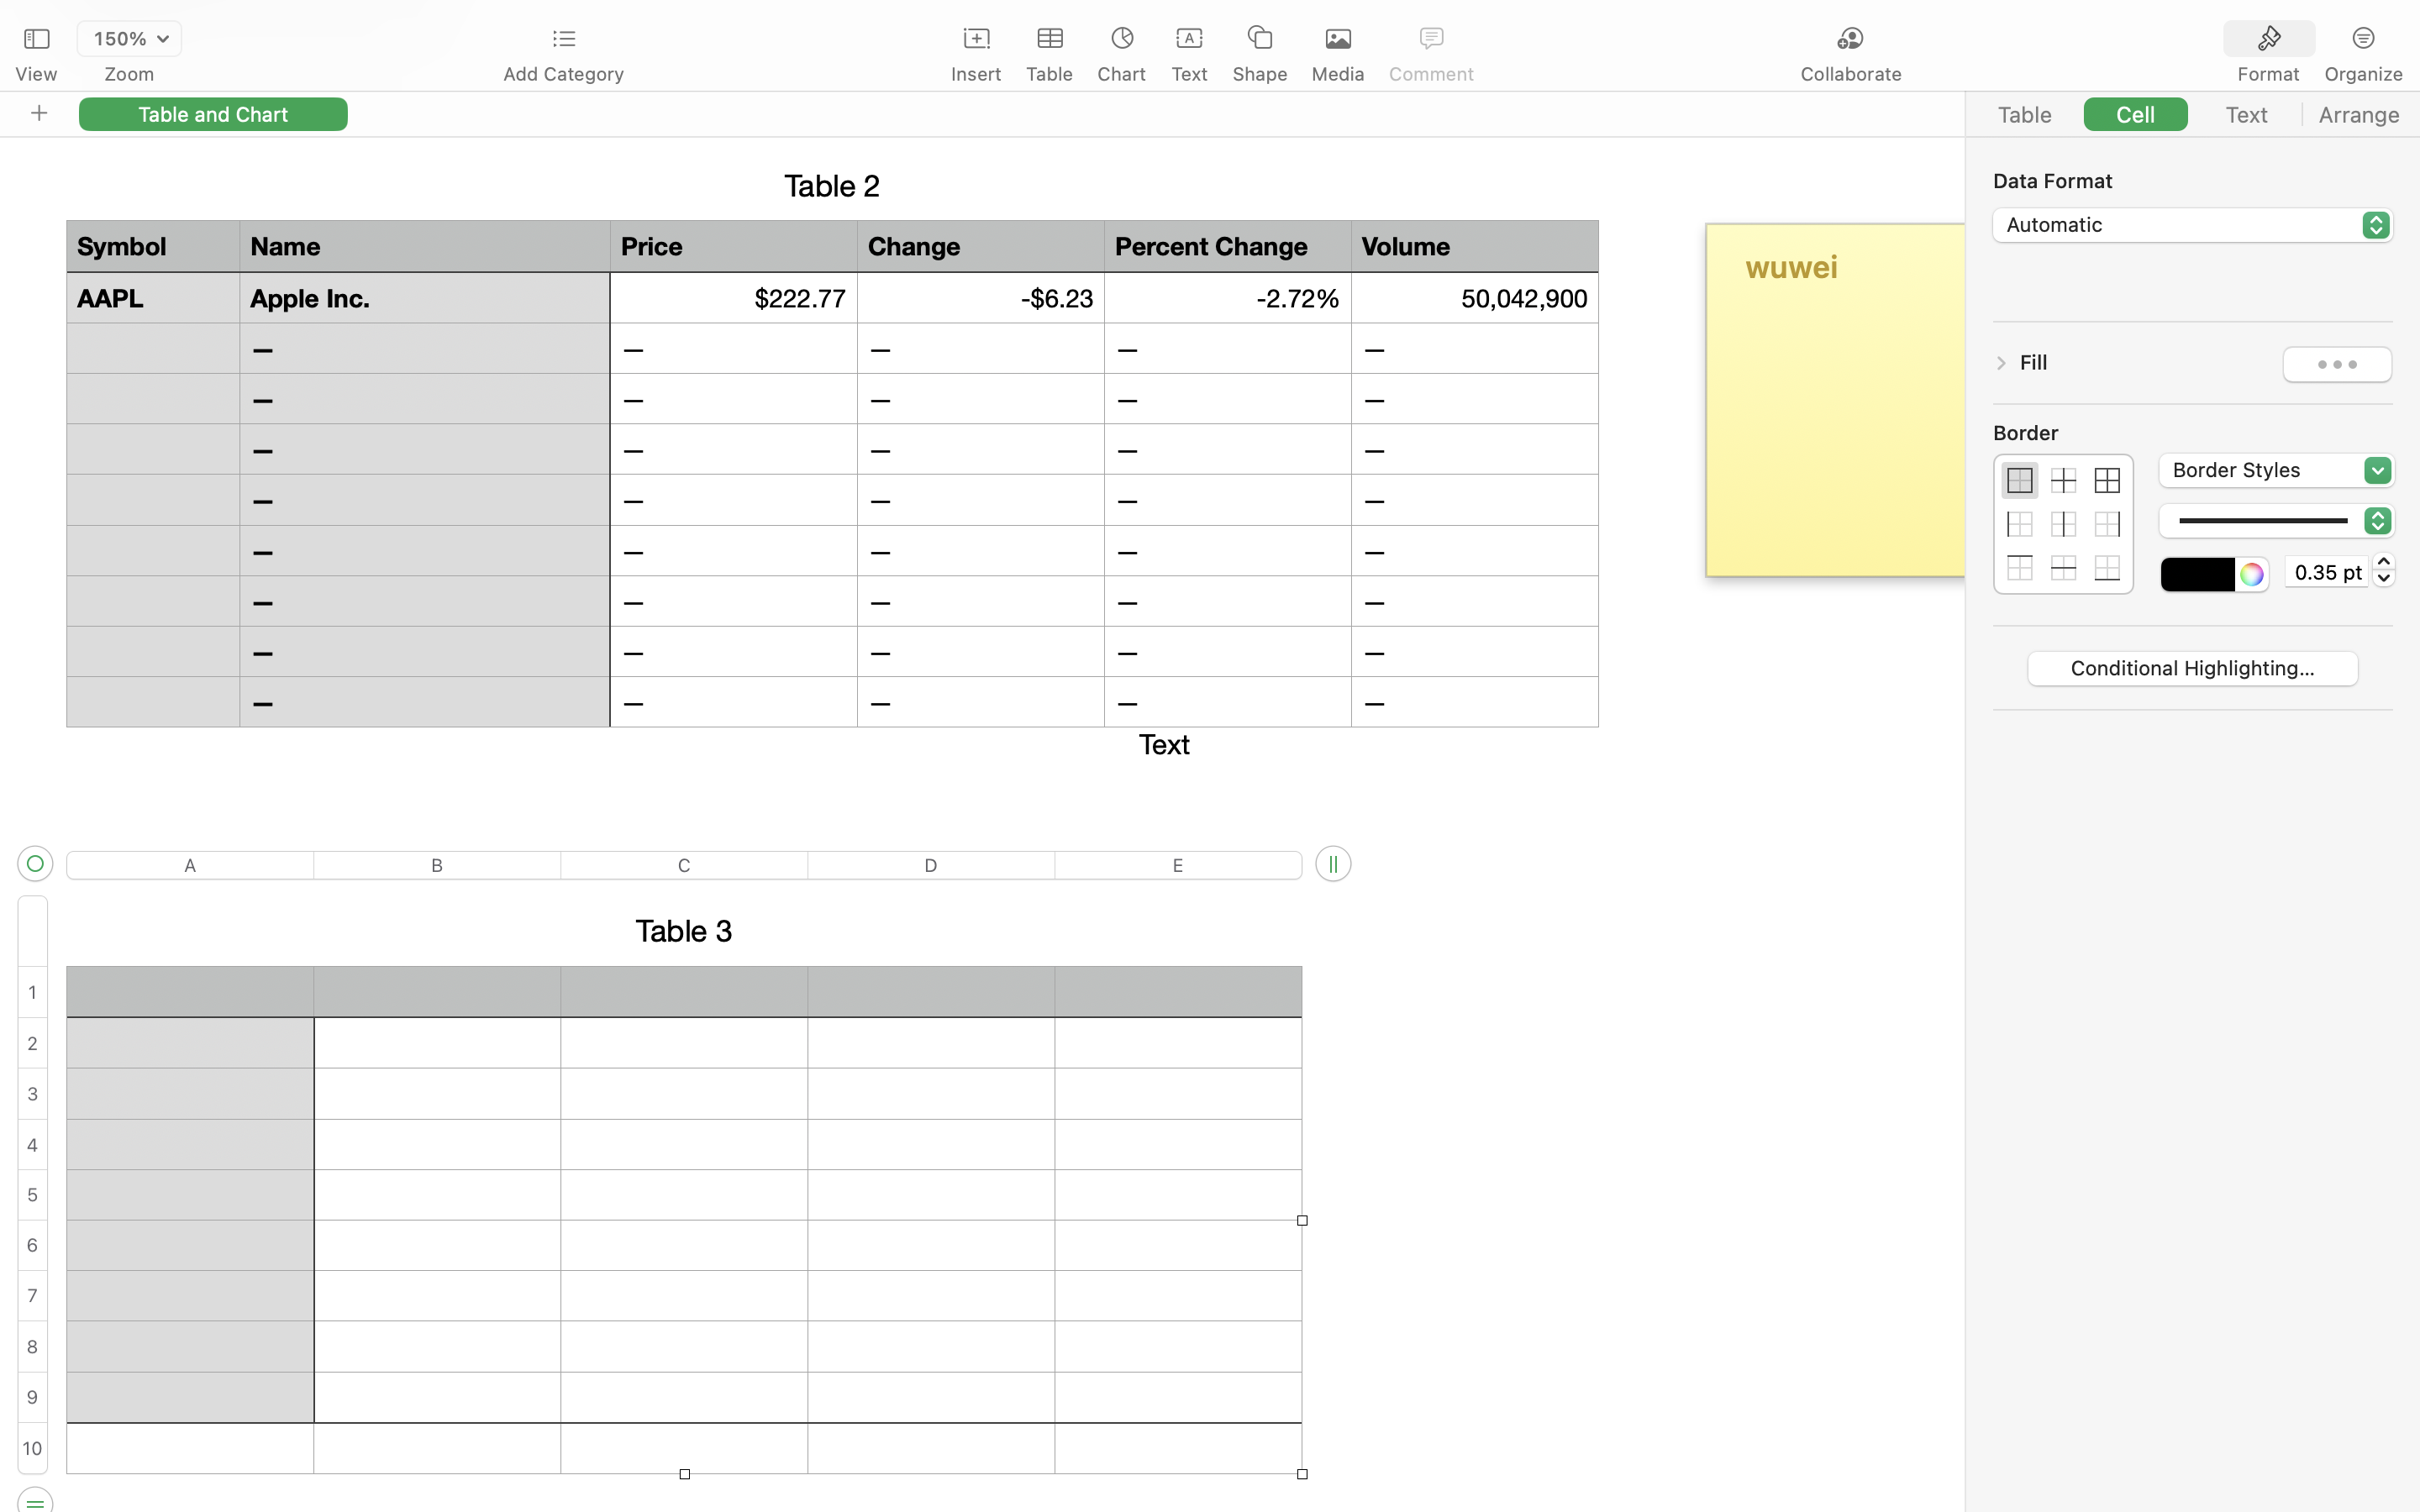 This screenshot has width=2420, height=1512. What do you see at coordinates (2363, 74) in the screenshot?
I see `'Organize'` at bounding box center [2363, 74].